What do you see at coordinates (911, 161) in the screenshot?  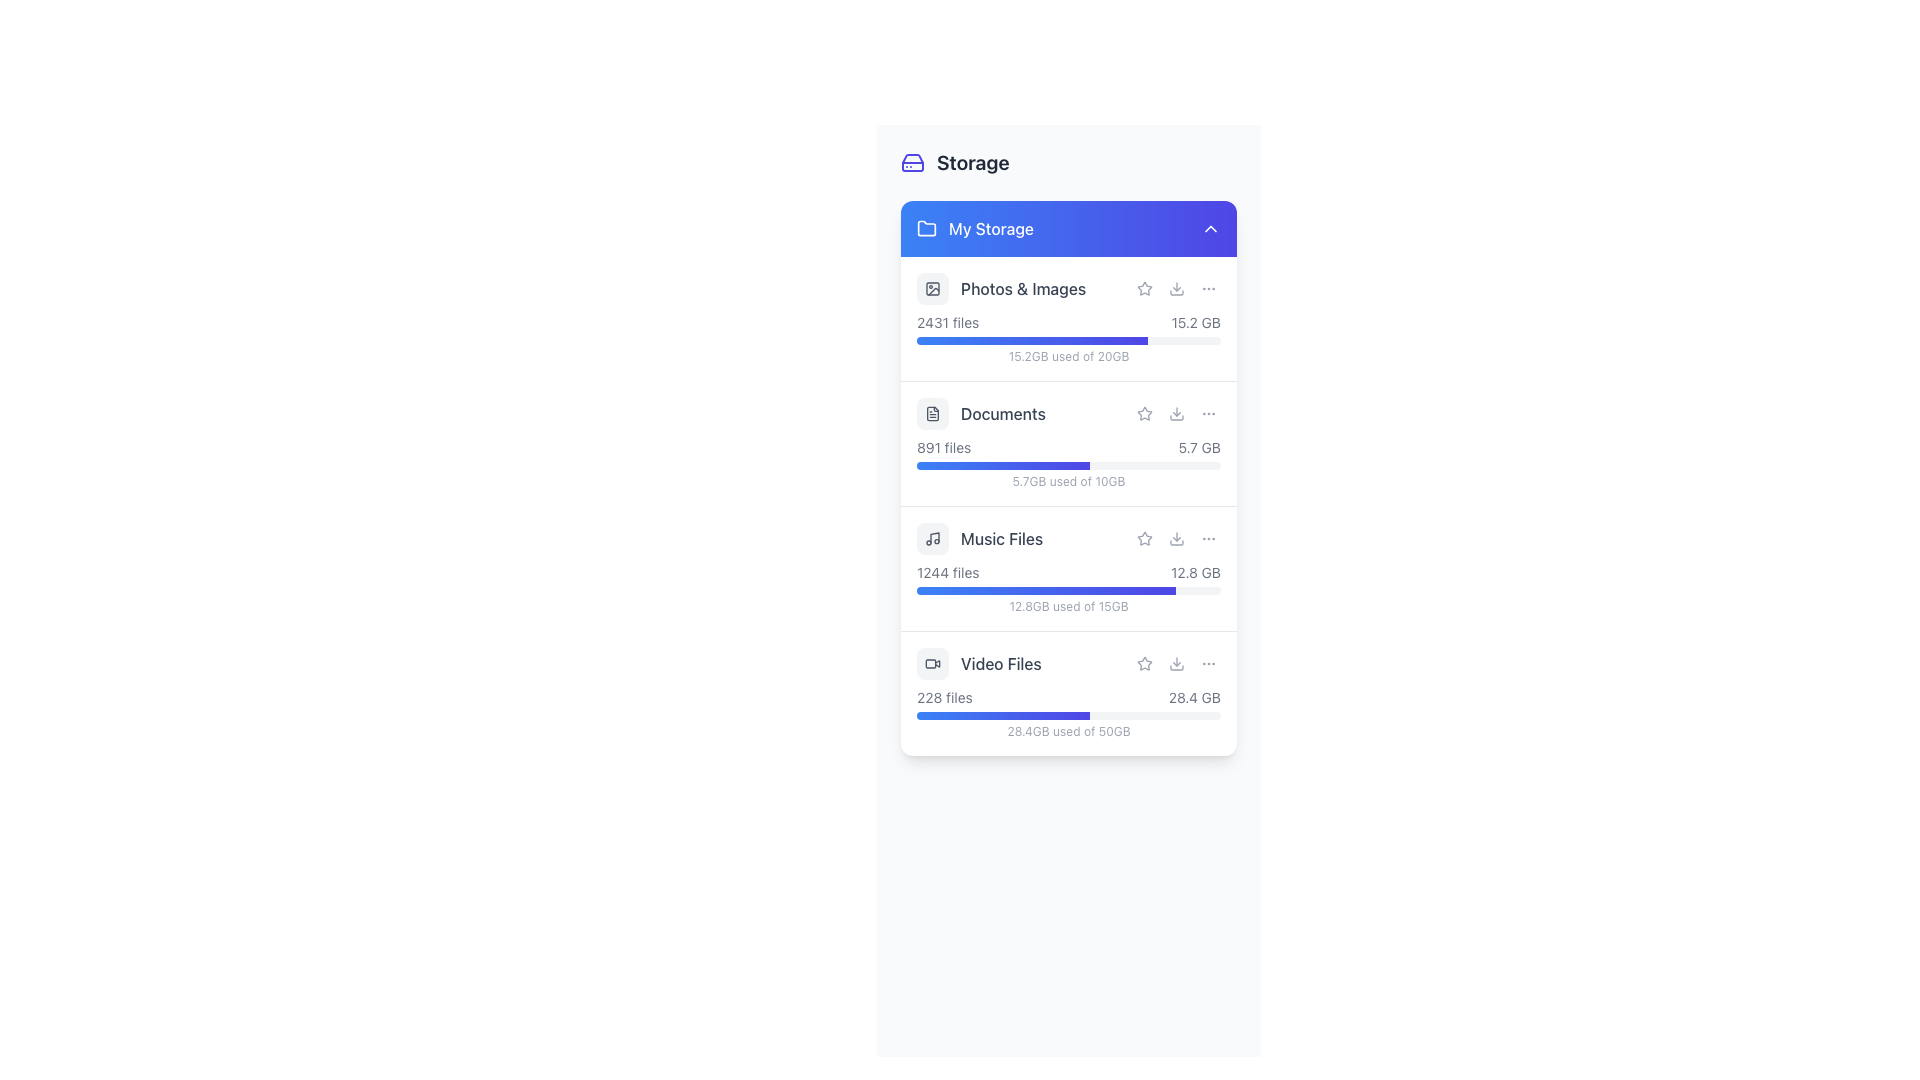 I see `the hard drive icon component that signifies storage functionality, located near the 'Storage' label in the header section` at bounding box center [911, 161].